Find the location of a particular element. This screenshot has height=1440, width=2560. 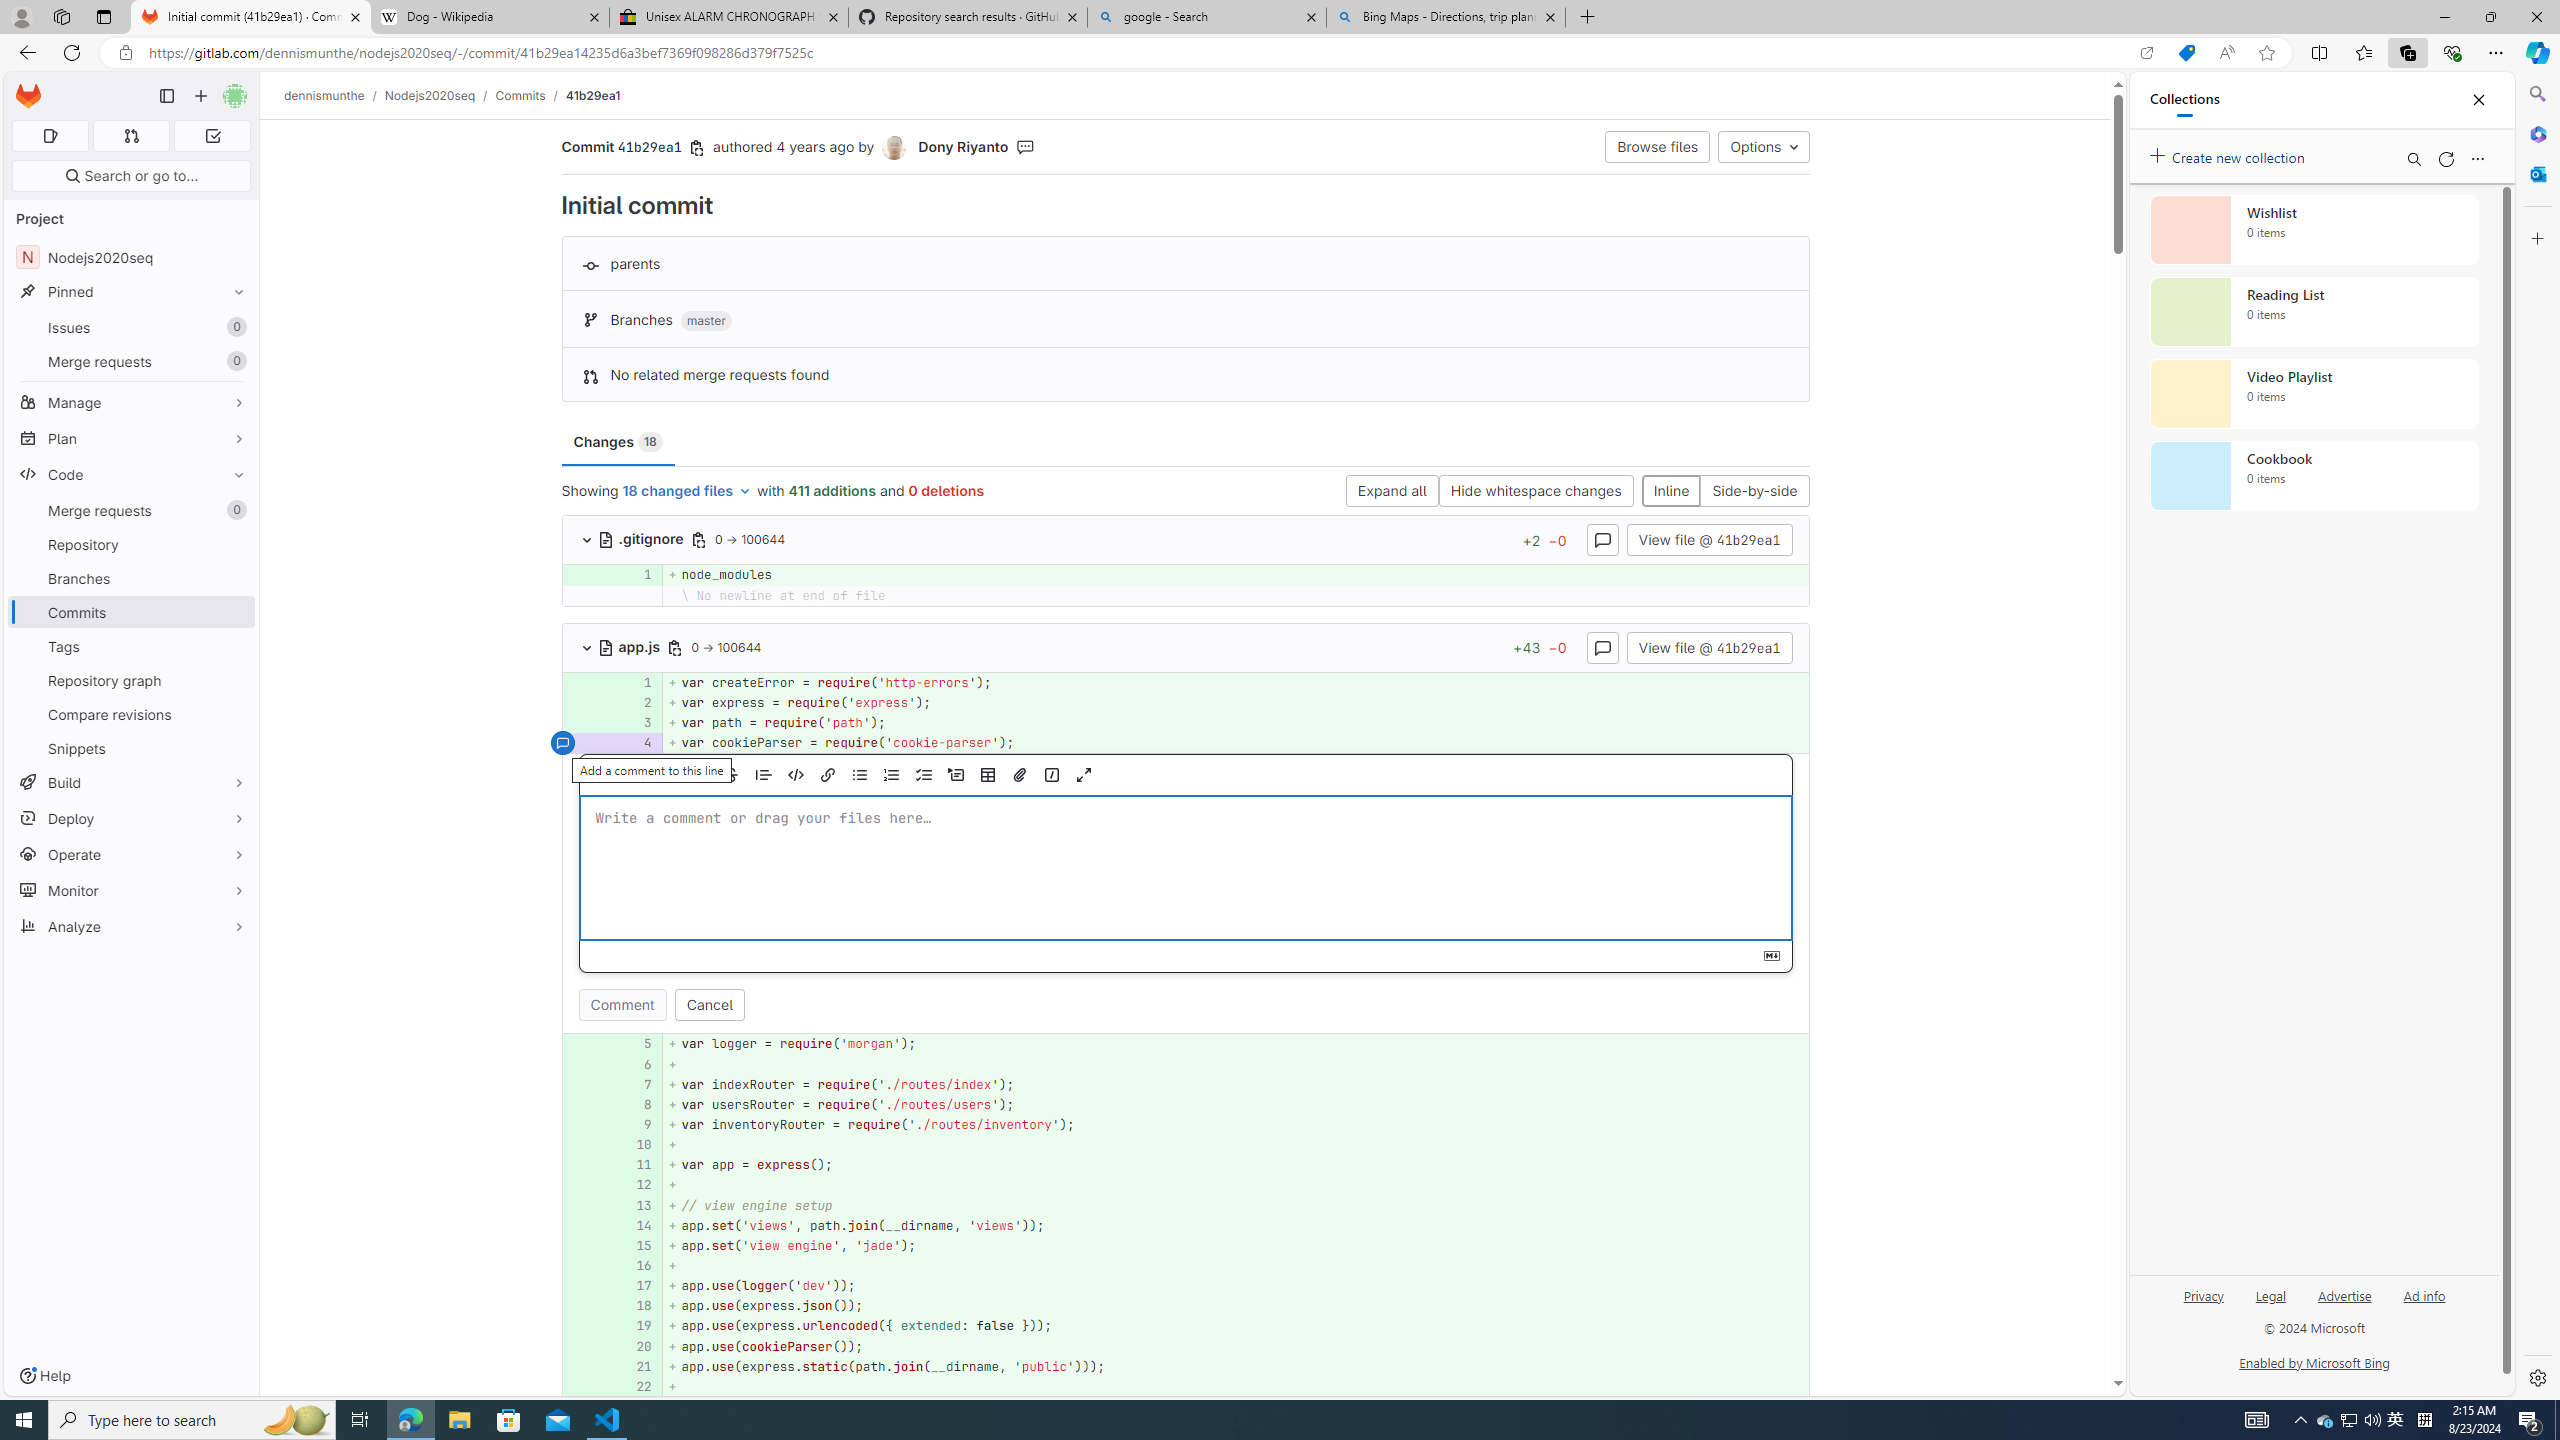

'AutomationID: 4a68969ef8e858229267b842dedf42ab5dde4d50_0_8' is located at coordinates (1186, 1103).